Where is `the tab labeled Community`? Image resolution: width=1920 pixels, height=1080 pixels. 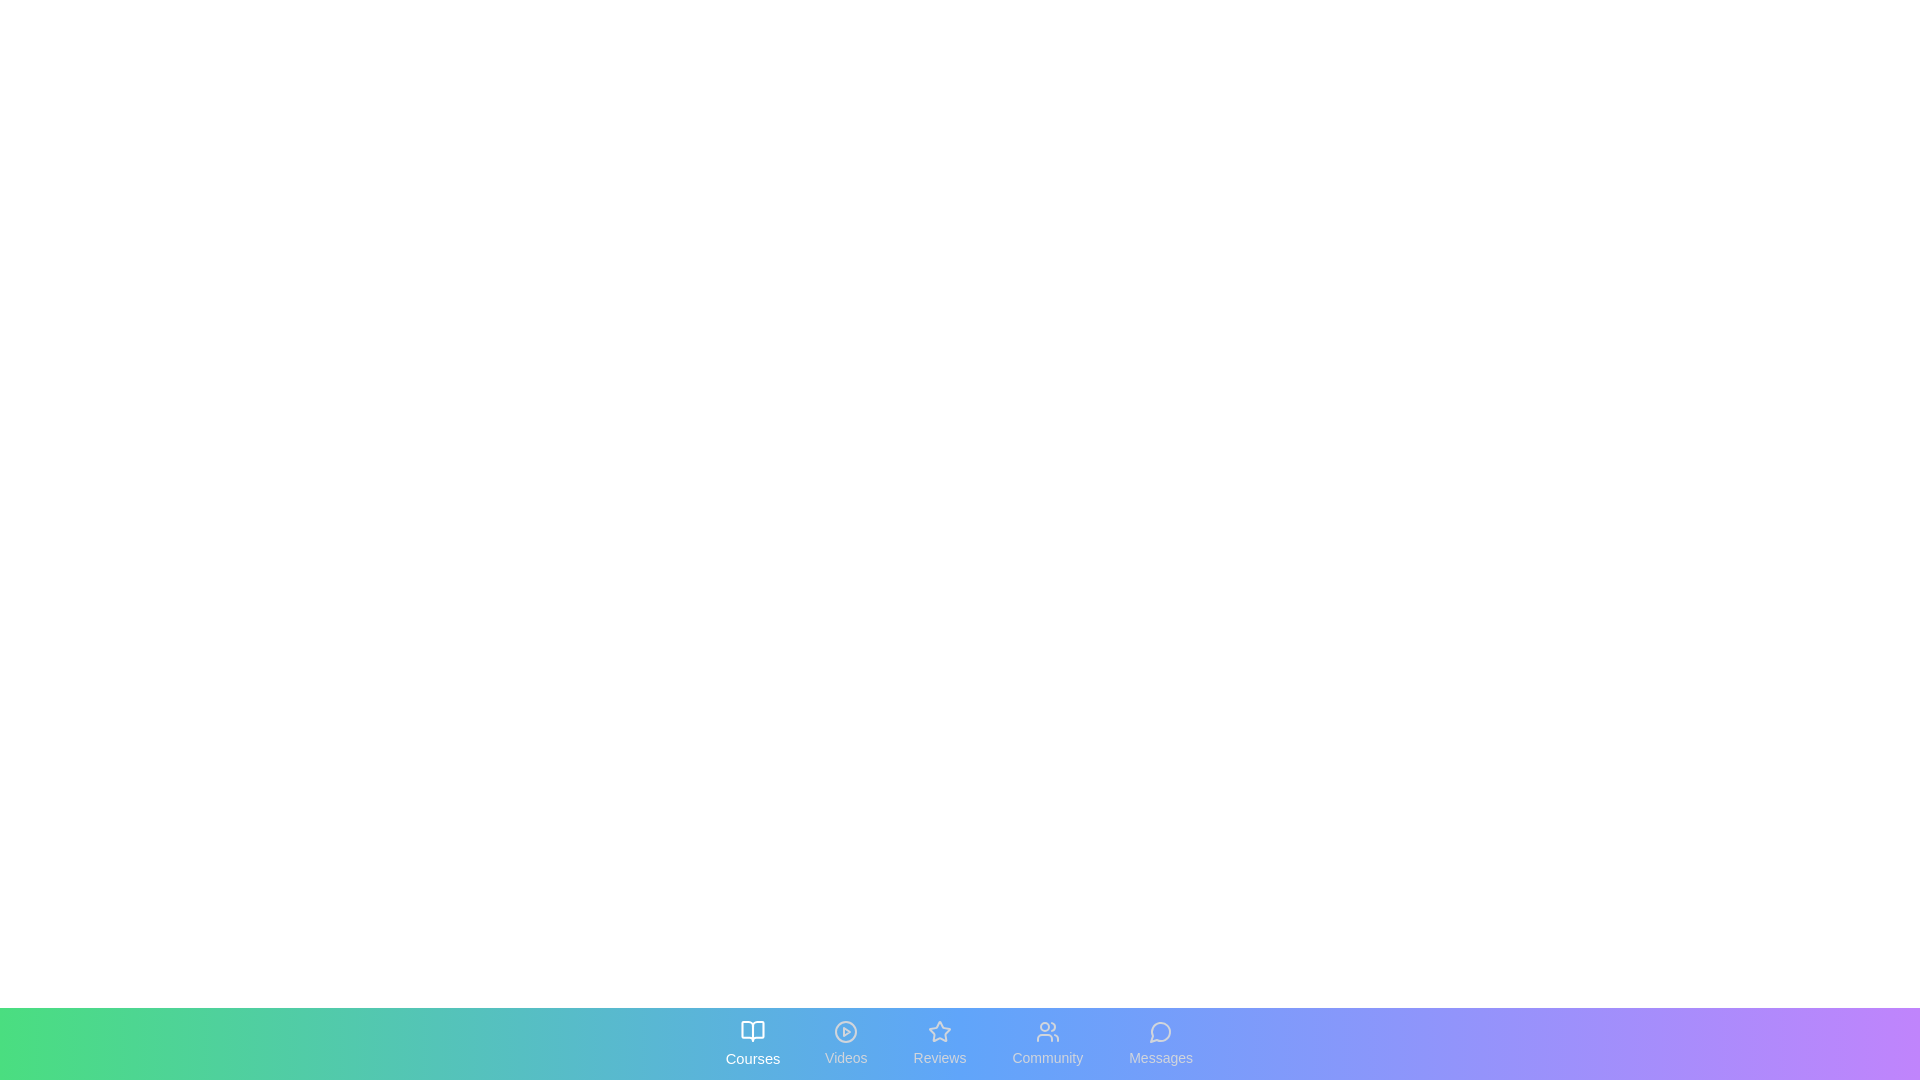 the tab labeled Community is located at coordinates (1046, 1043).